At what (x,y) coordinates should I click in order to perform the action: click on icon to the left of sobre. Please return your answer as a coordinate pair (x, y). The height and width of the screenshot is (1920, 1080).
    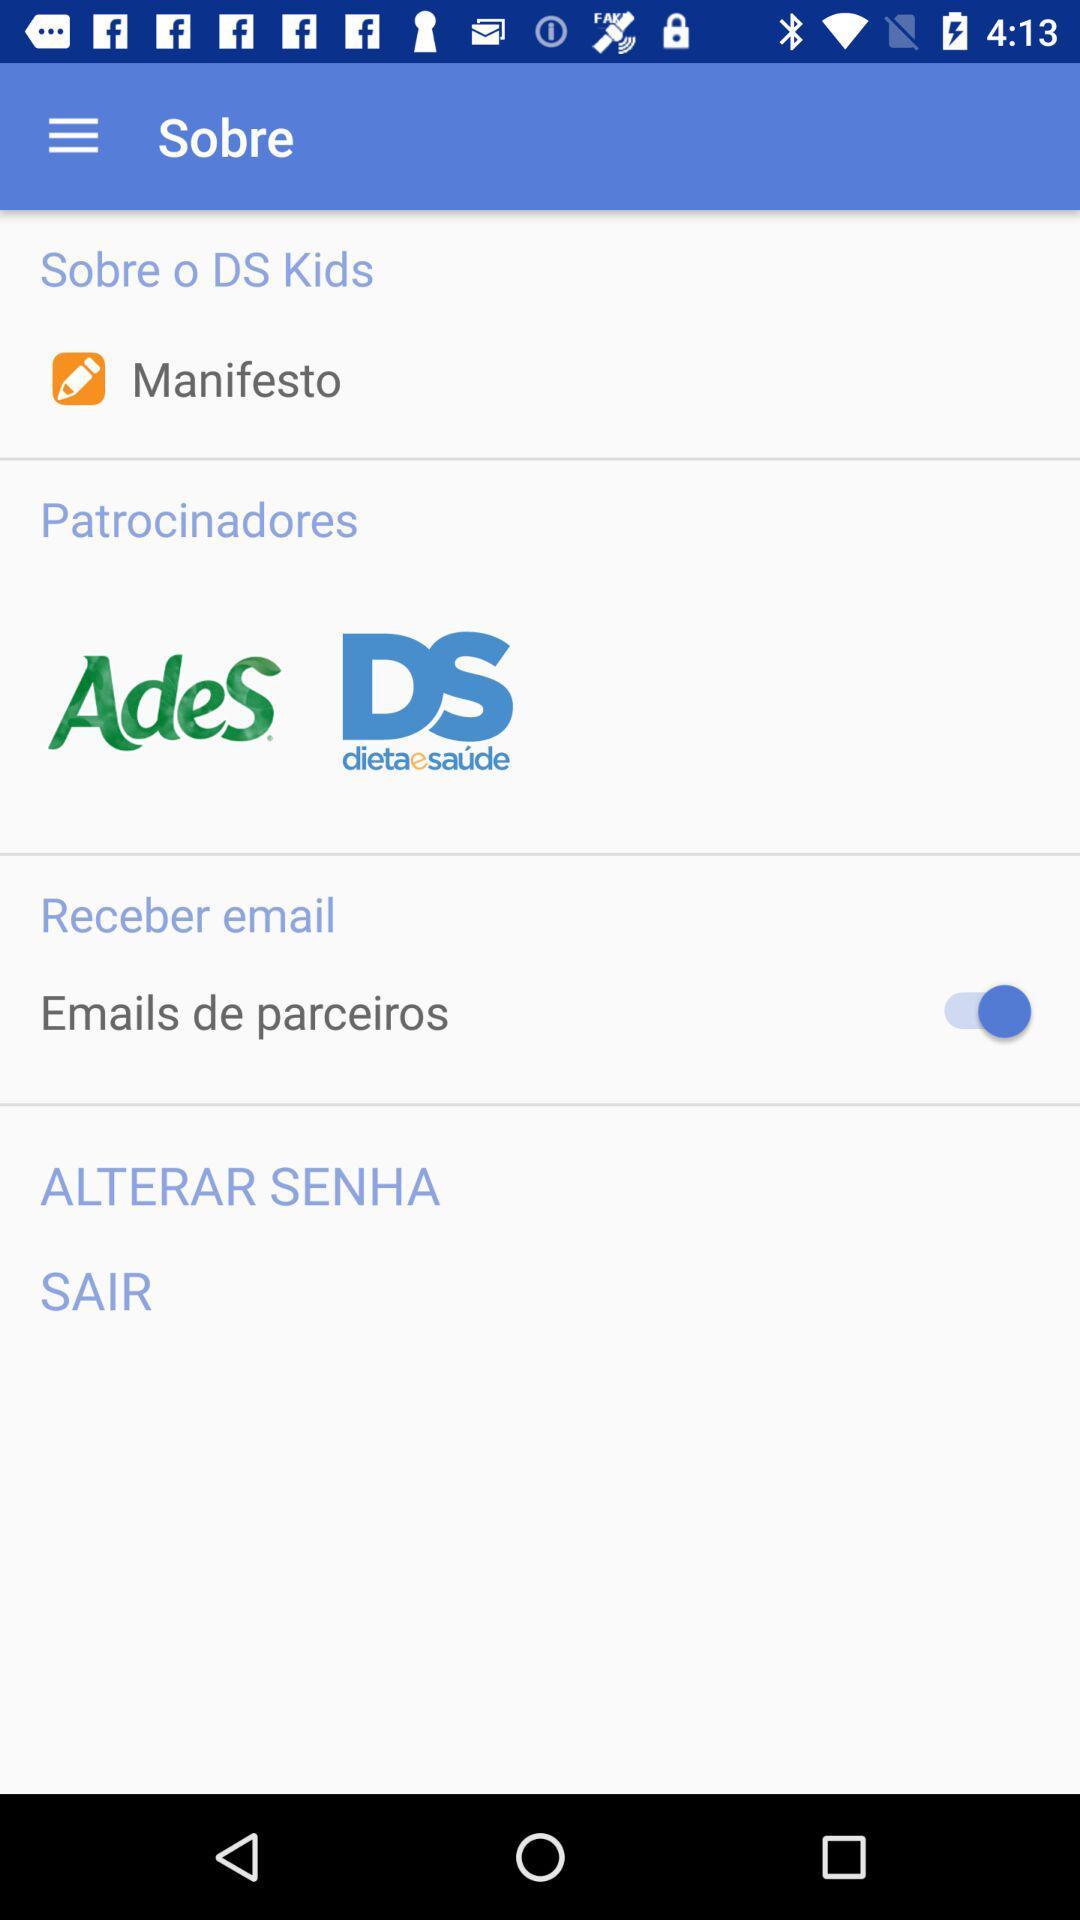
    Looking at the image, I should click on (72, 135).